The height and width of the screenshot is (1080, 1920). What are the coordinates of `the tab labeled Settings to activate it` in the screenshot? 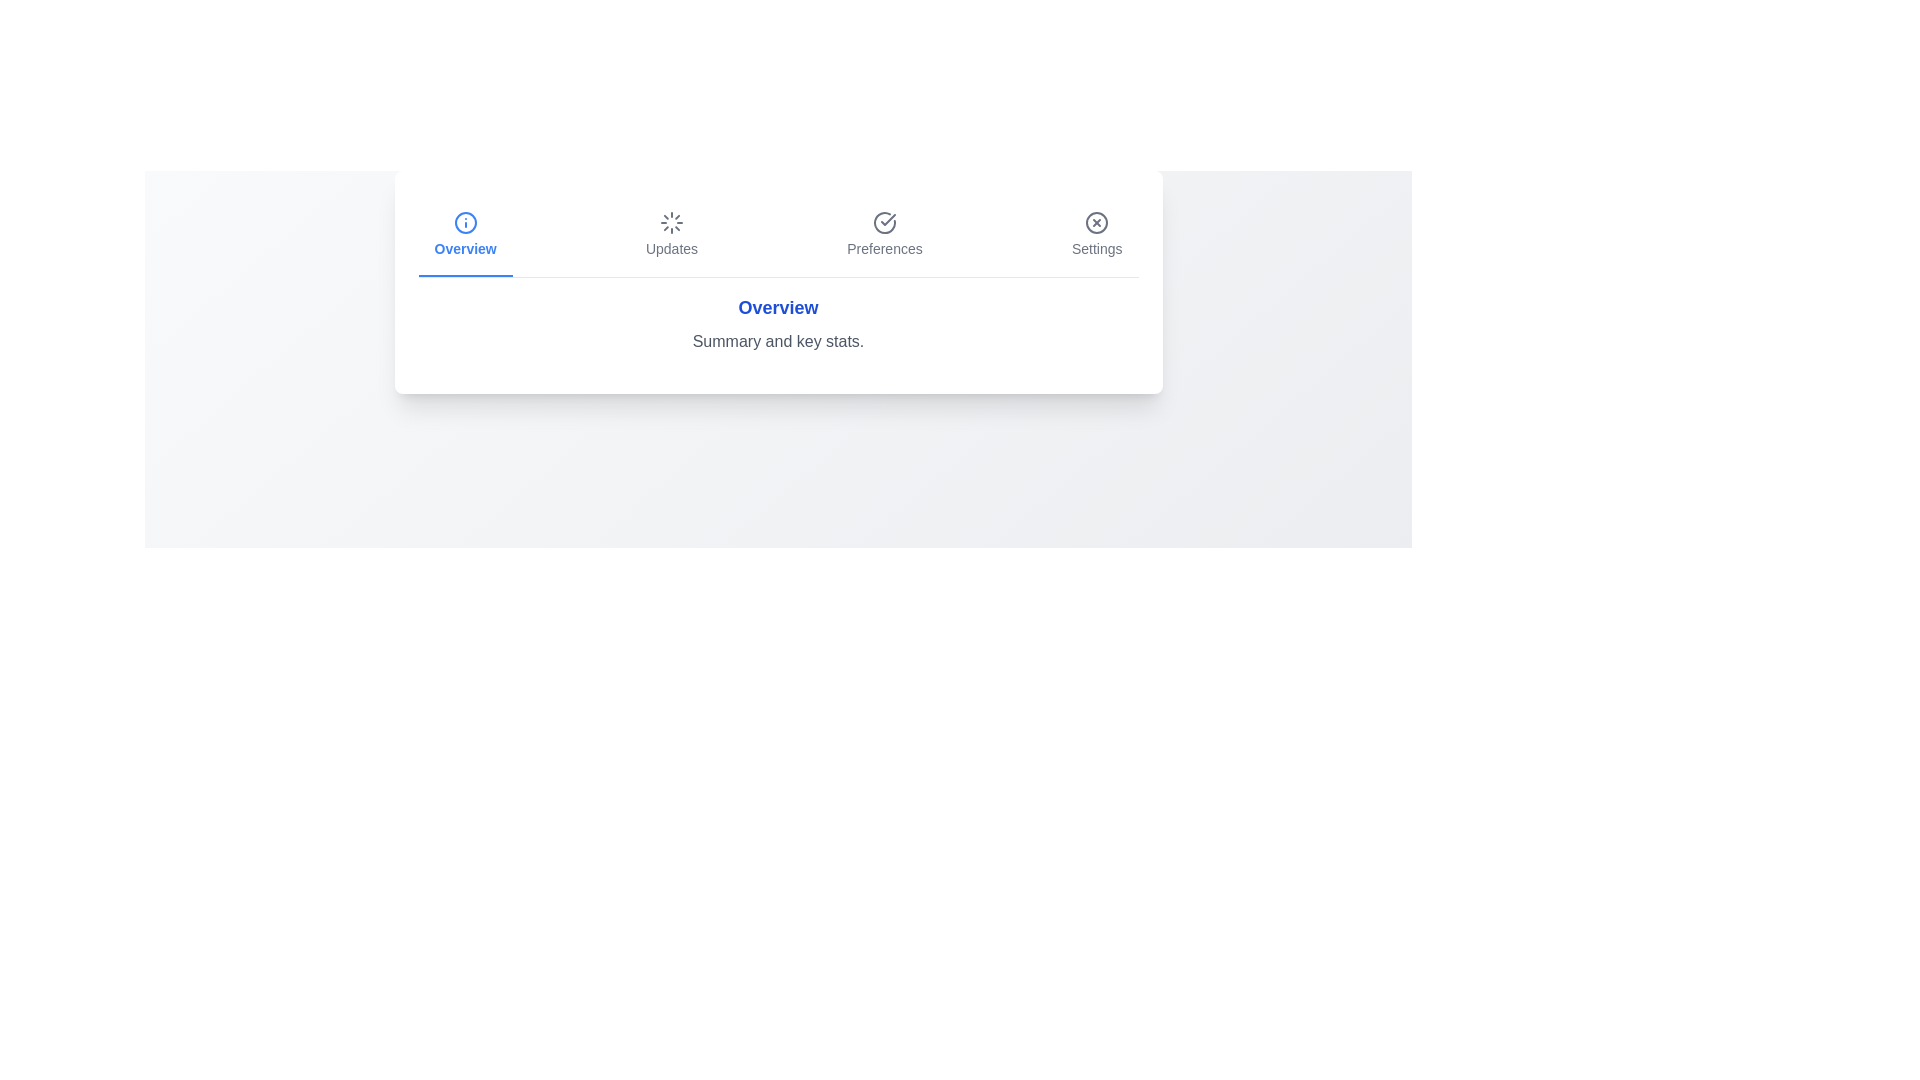 It's located at (1096, 234).